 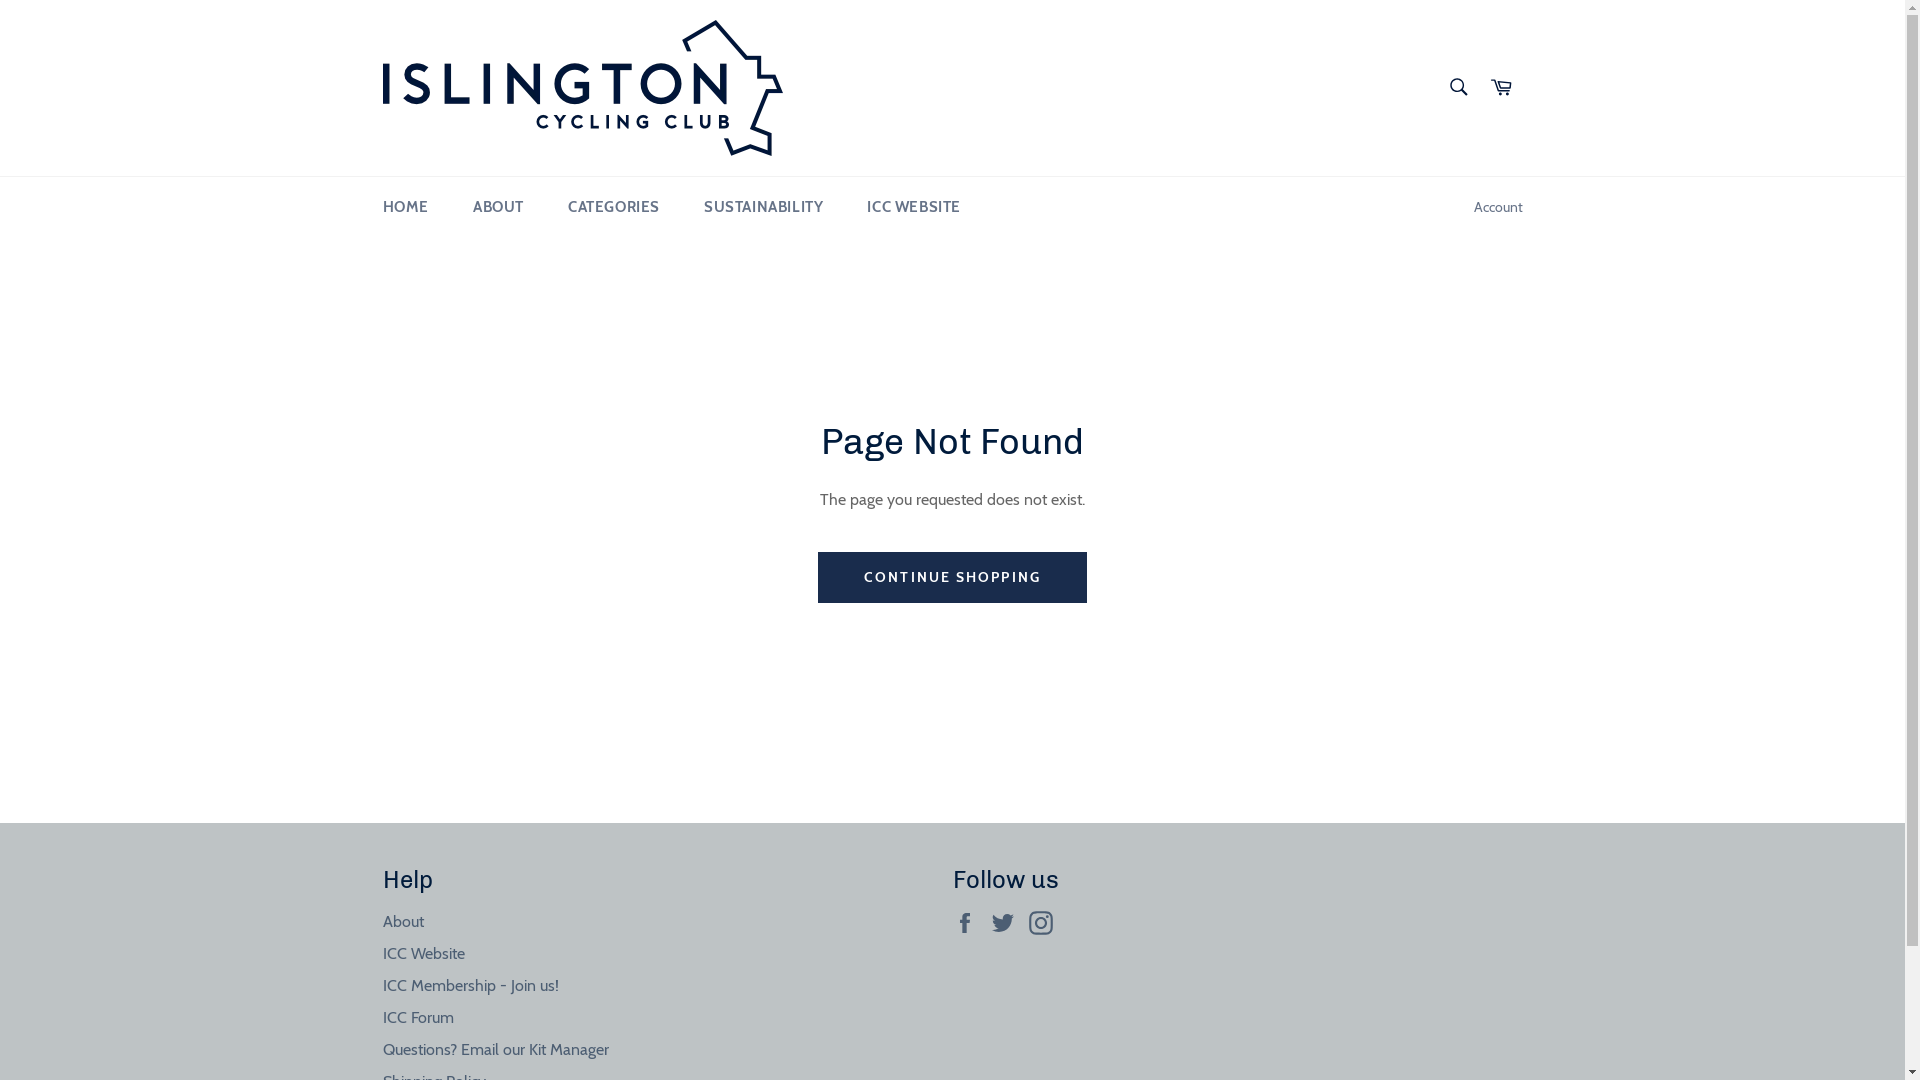 I want to click on 'HOME', so click(x=403, y=207).